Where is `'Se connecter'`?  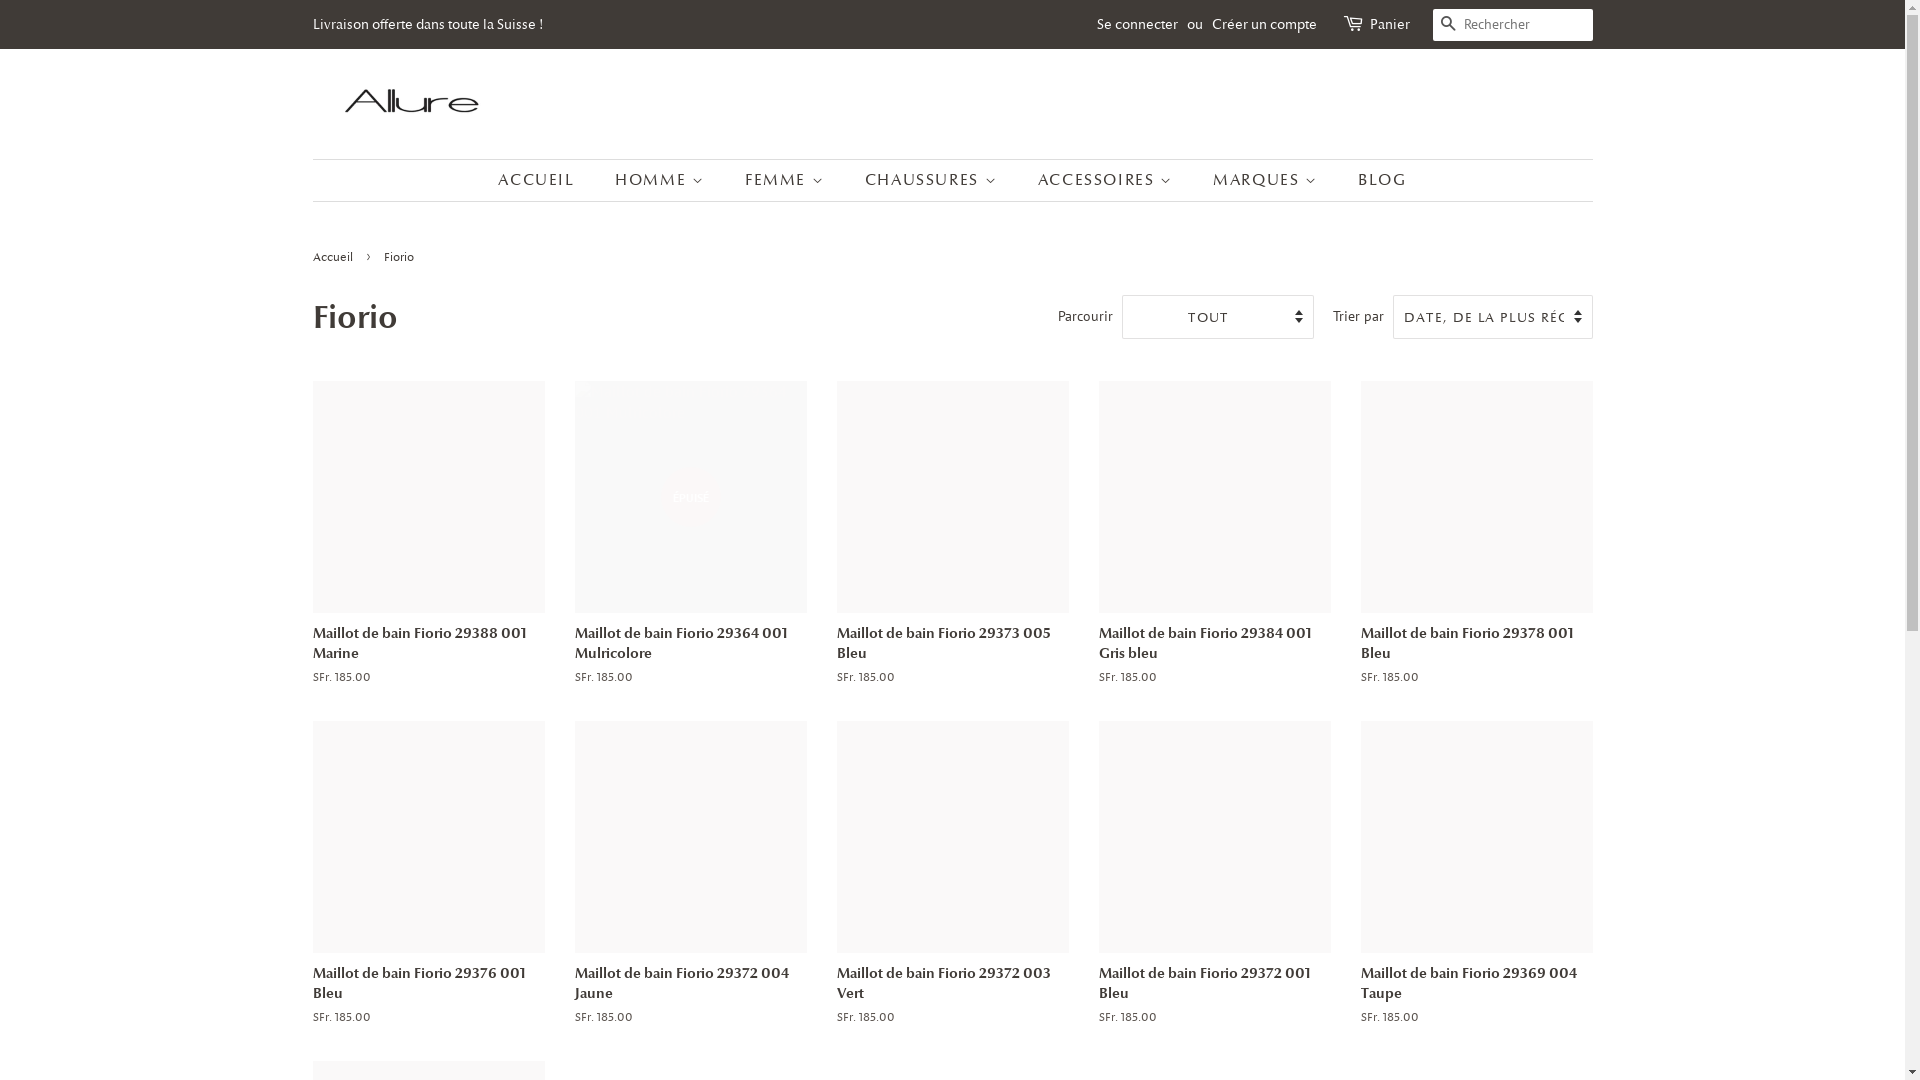
'Se connecter' is located at coordinates (1136, 23).